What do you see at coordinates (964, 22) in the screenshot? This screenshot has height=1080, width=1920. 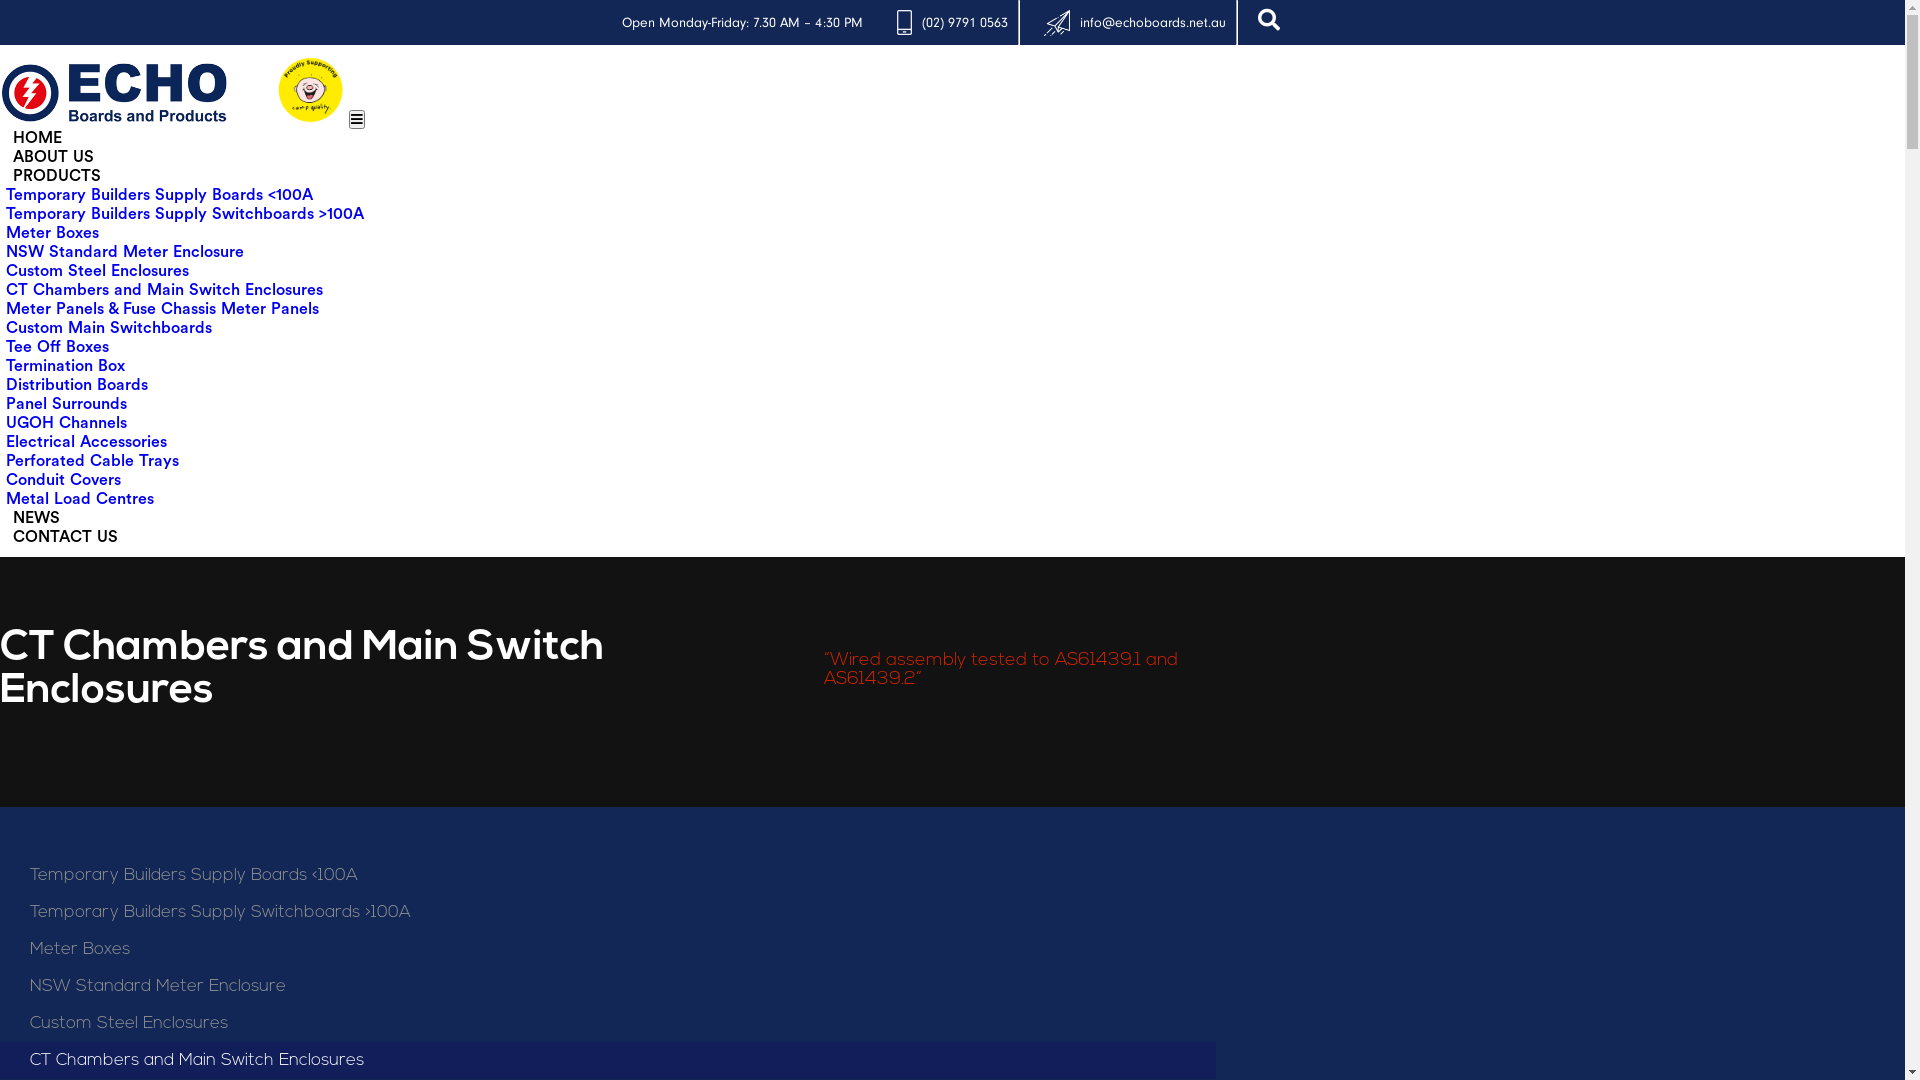 I see `'(02) 9791 0563'` at bounding box center [964, 22].